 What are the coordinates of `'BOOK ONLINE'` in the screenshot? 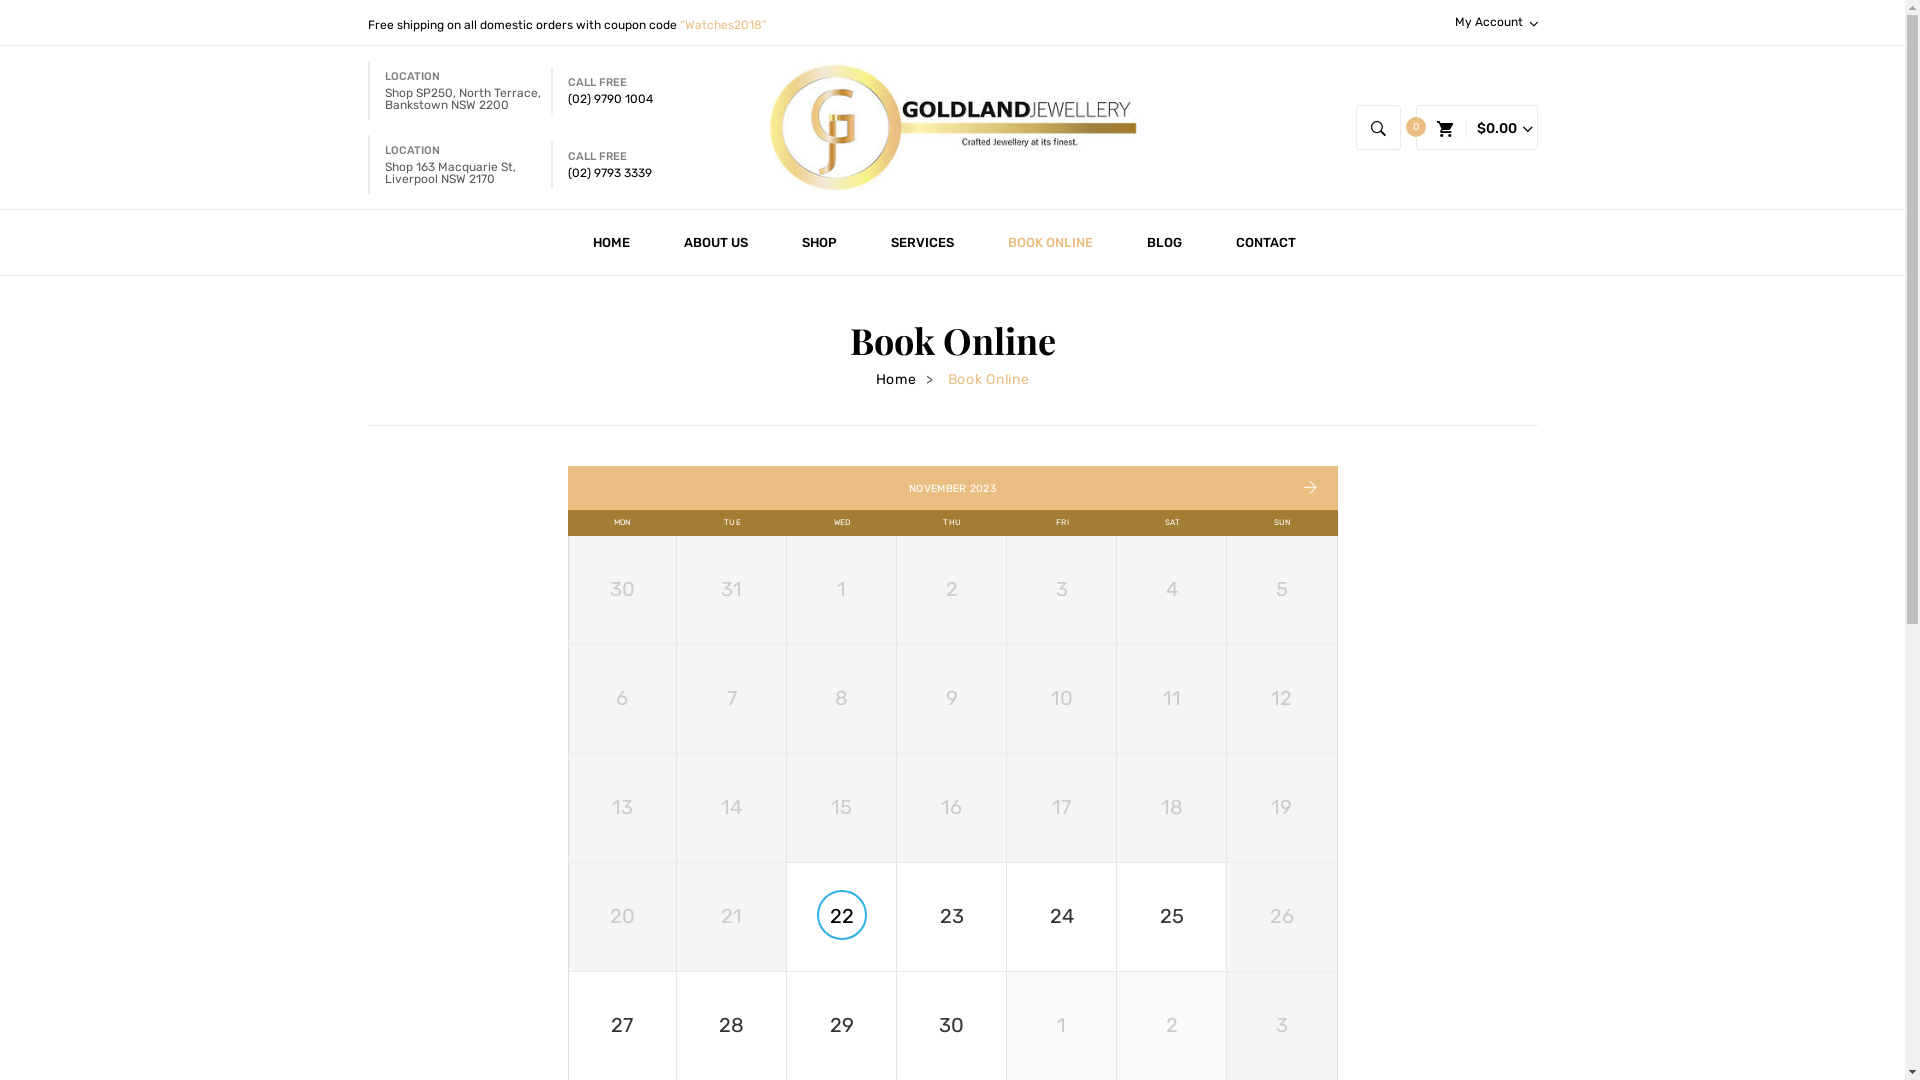 It's located at (1048, 241).